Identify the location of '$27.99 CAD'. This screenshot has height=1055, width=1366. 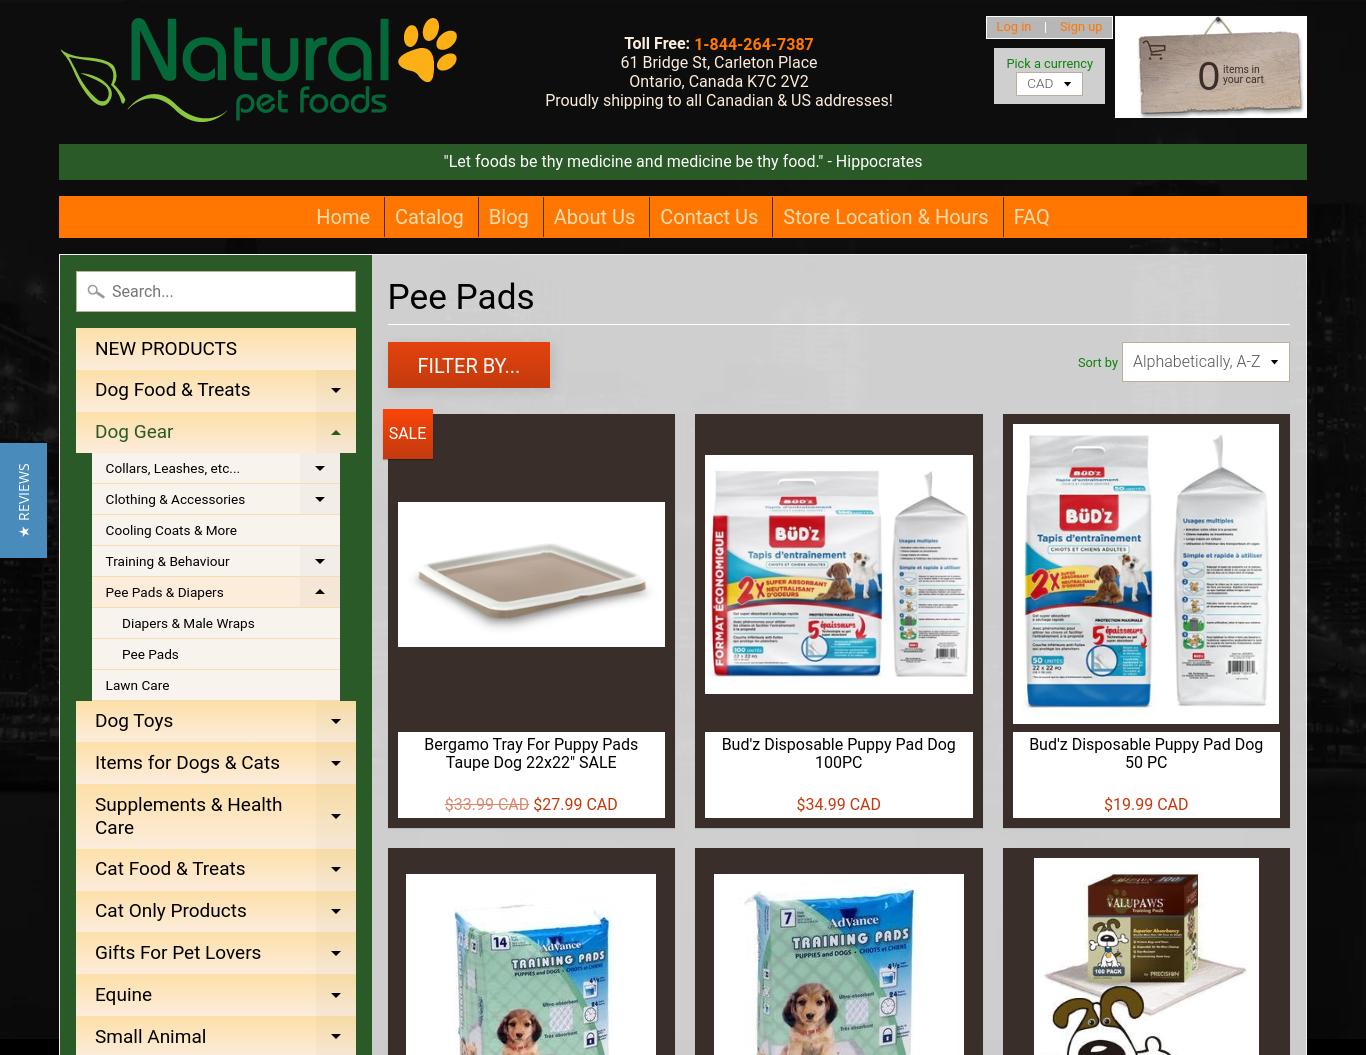
(573, 802).